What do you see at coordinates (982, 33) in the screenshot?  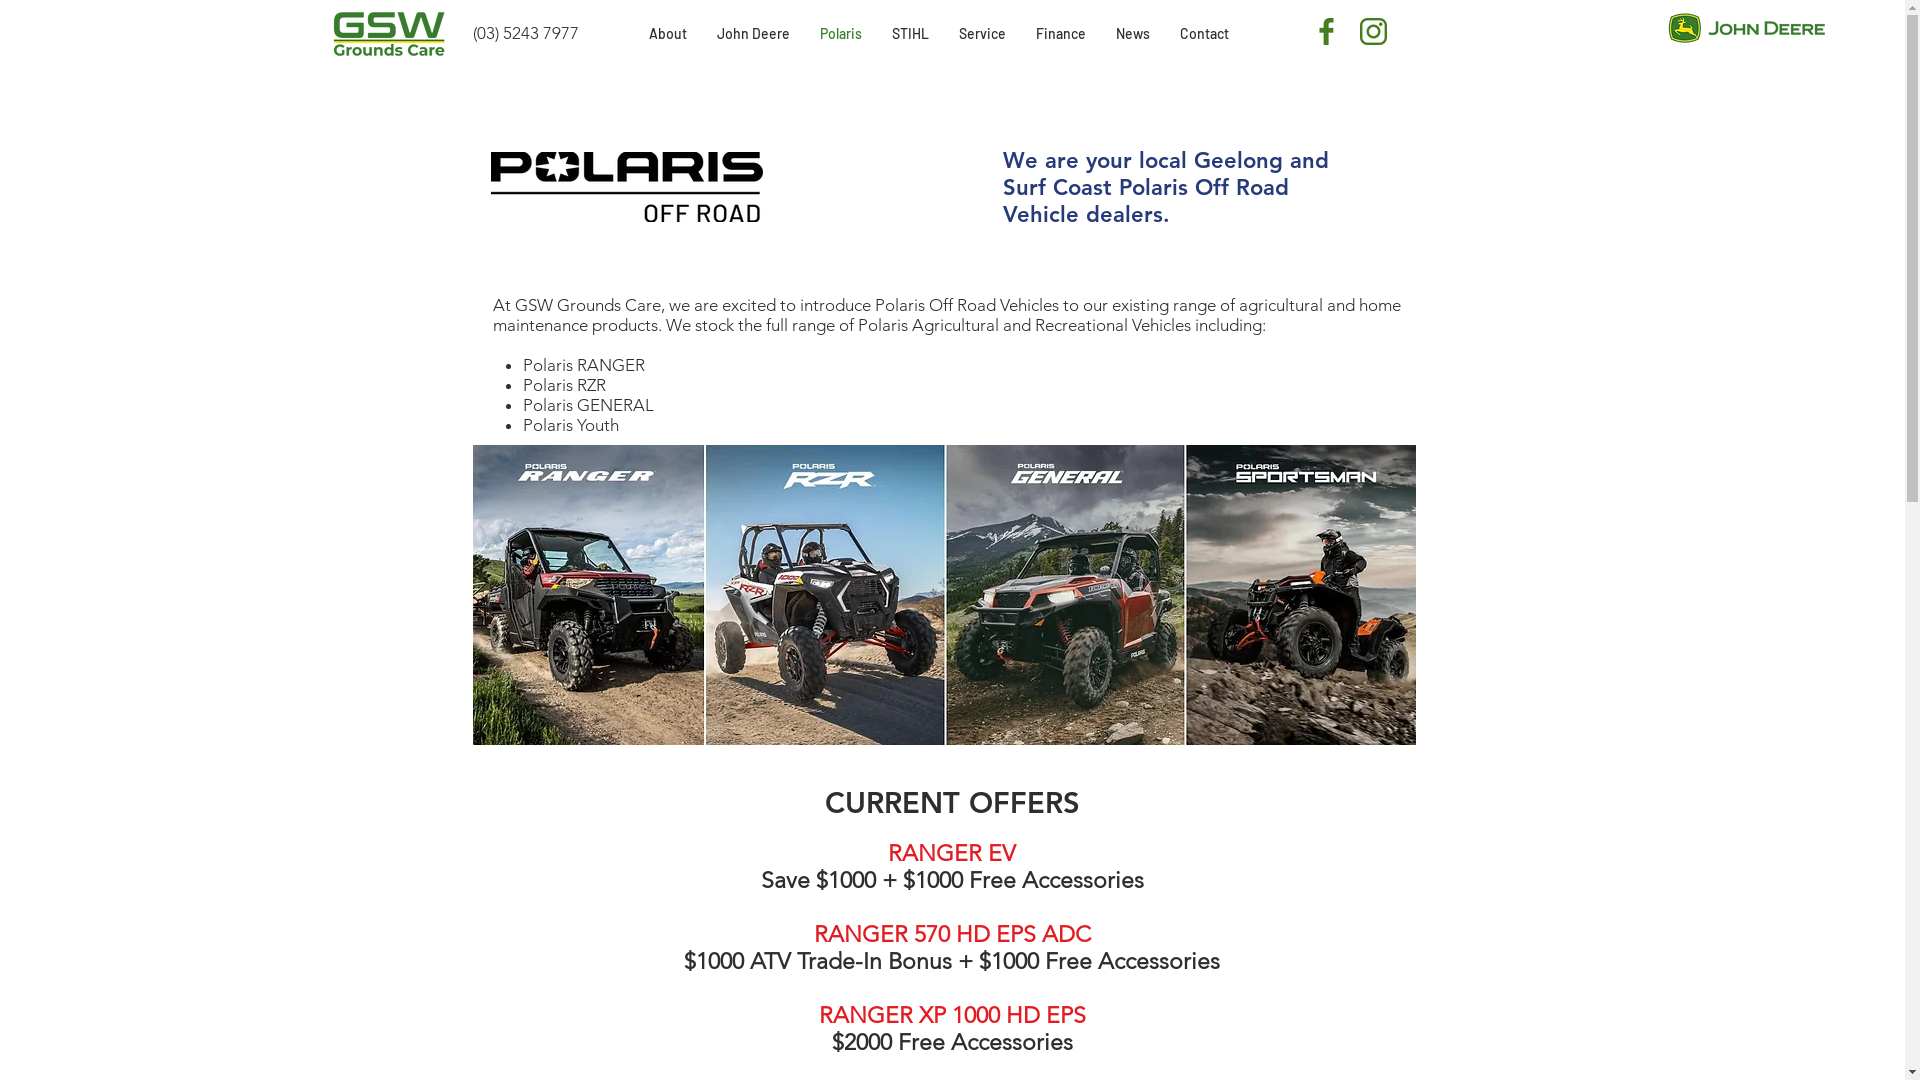 I see `'Service'` at bounding box center [982, 33].